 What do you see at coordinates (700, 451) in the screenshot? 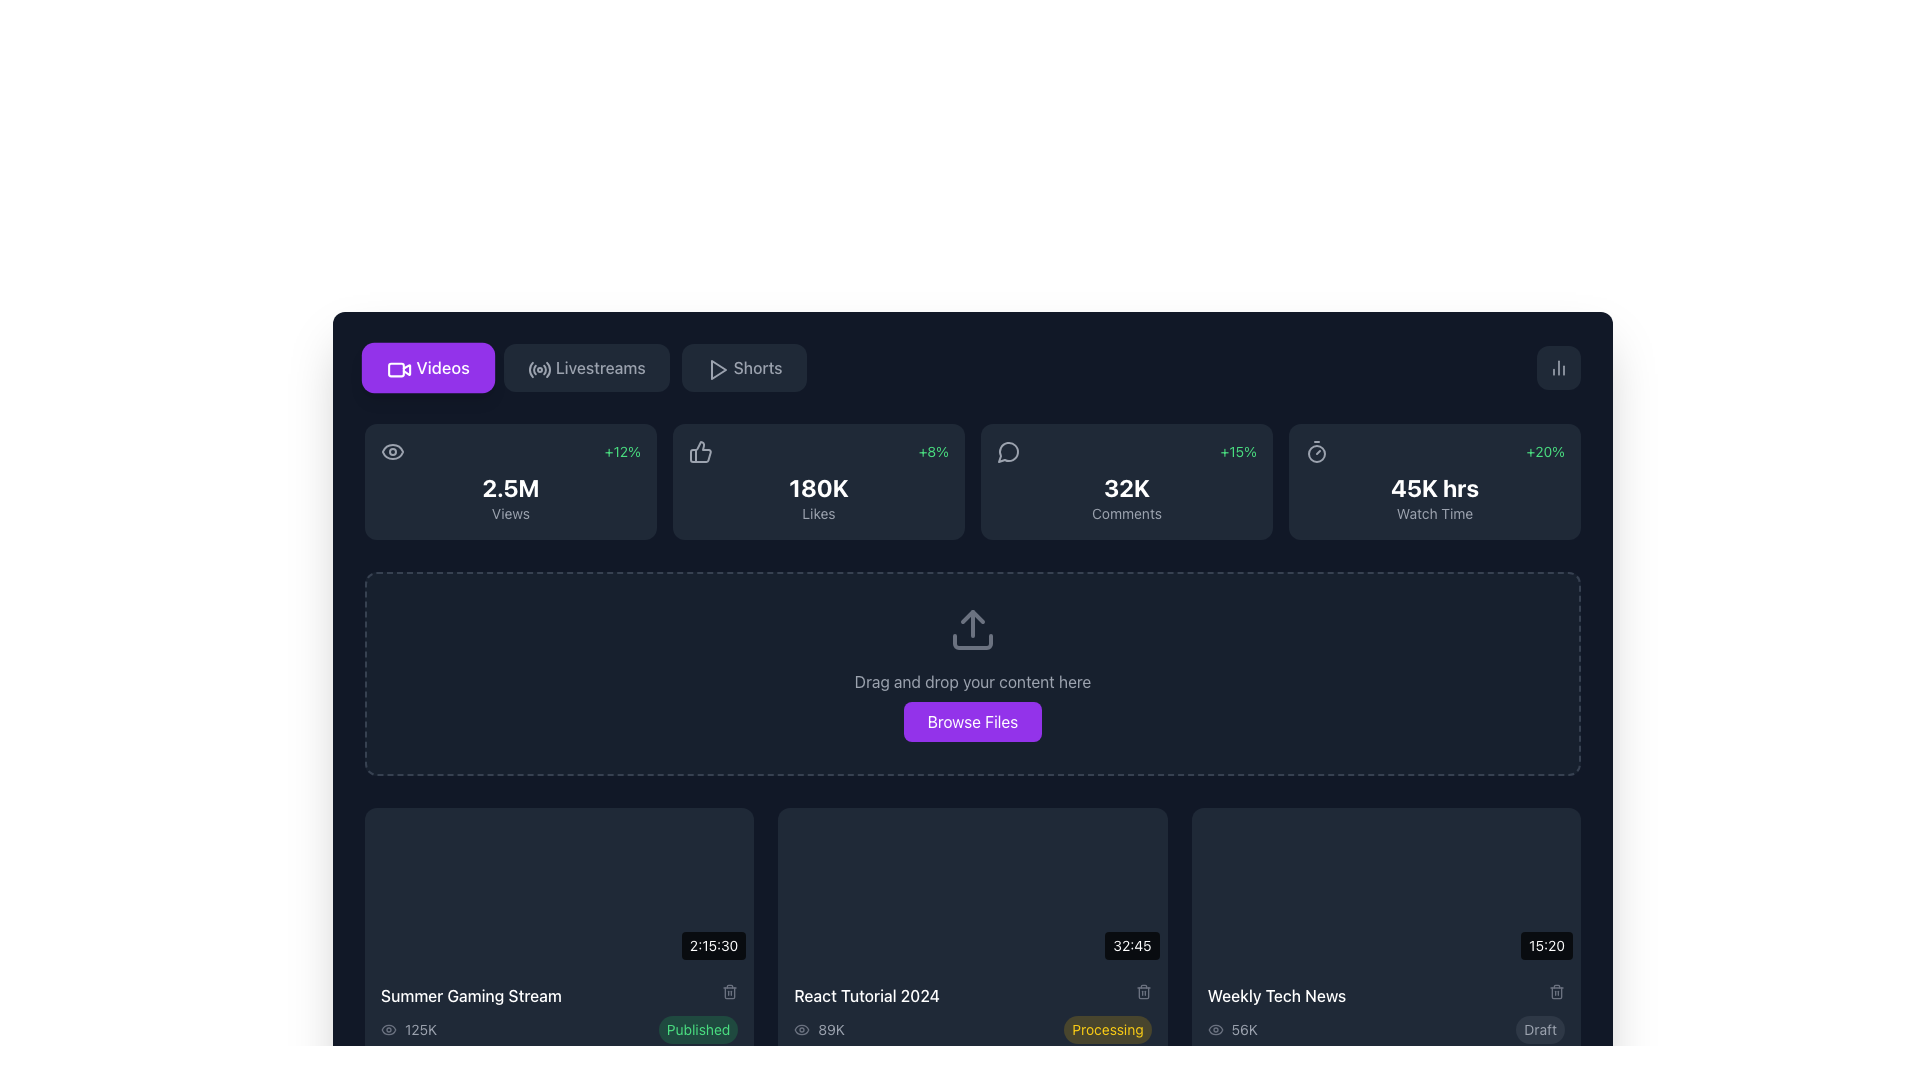
I see `the thumbs-up icon representing 'like' in the card displaying '180K Likes' with an increase of '+8%'` at bounding box center [700, 451].